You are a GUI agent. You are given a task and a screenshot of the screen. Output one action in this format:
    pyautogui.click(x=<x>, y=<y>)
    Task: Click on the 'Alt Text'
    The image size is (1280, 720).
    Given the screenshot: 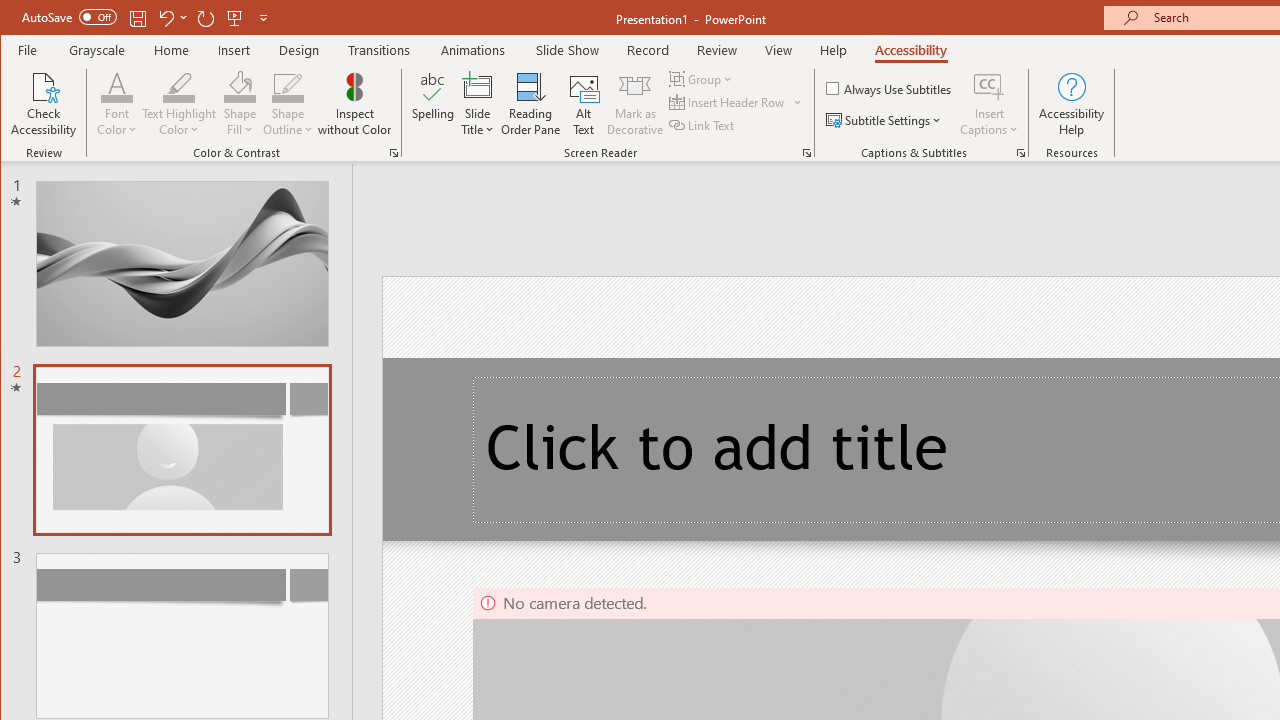 What is the action you would take?
    pyautogui.click(x=583, y=104)
    